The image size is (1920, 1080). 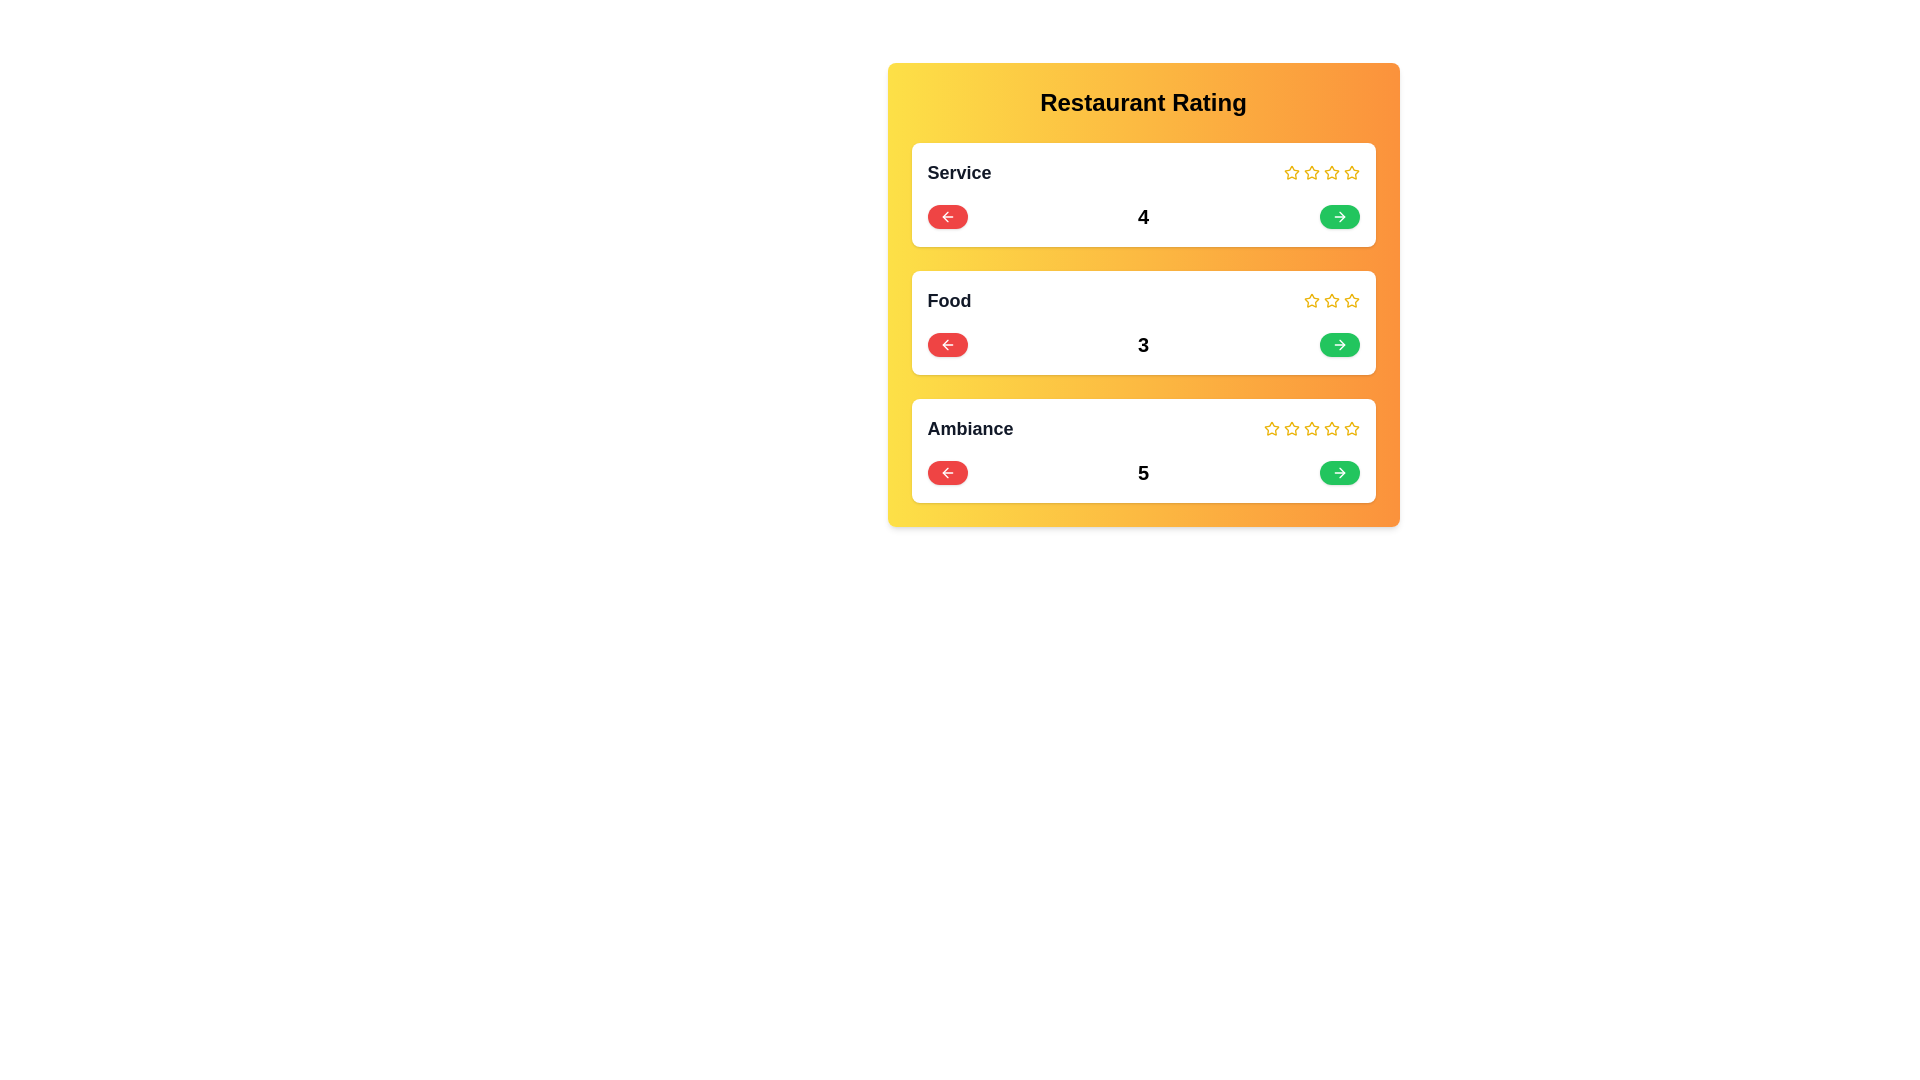 I want to click on the red circular button icon located on the left side of the 'Service' row in the 'Restaurant Rating' interface, so click(x=946, y=216).